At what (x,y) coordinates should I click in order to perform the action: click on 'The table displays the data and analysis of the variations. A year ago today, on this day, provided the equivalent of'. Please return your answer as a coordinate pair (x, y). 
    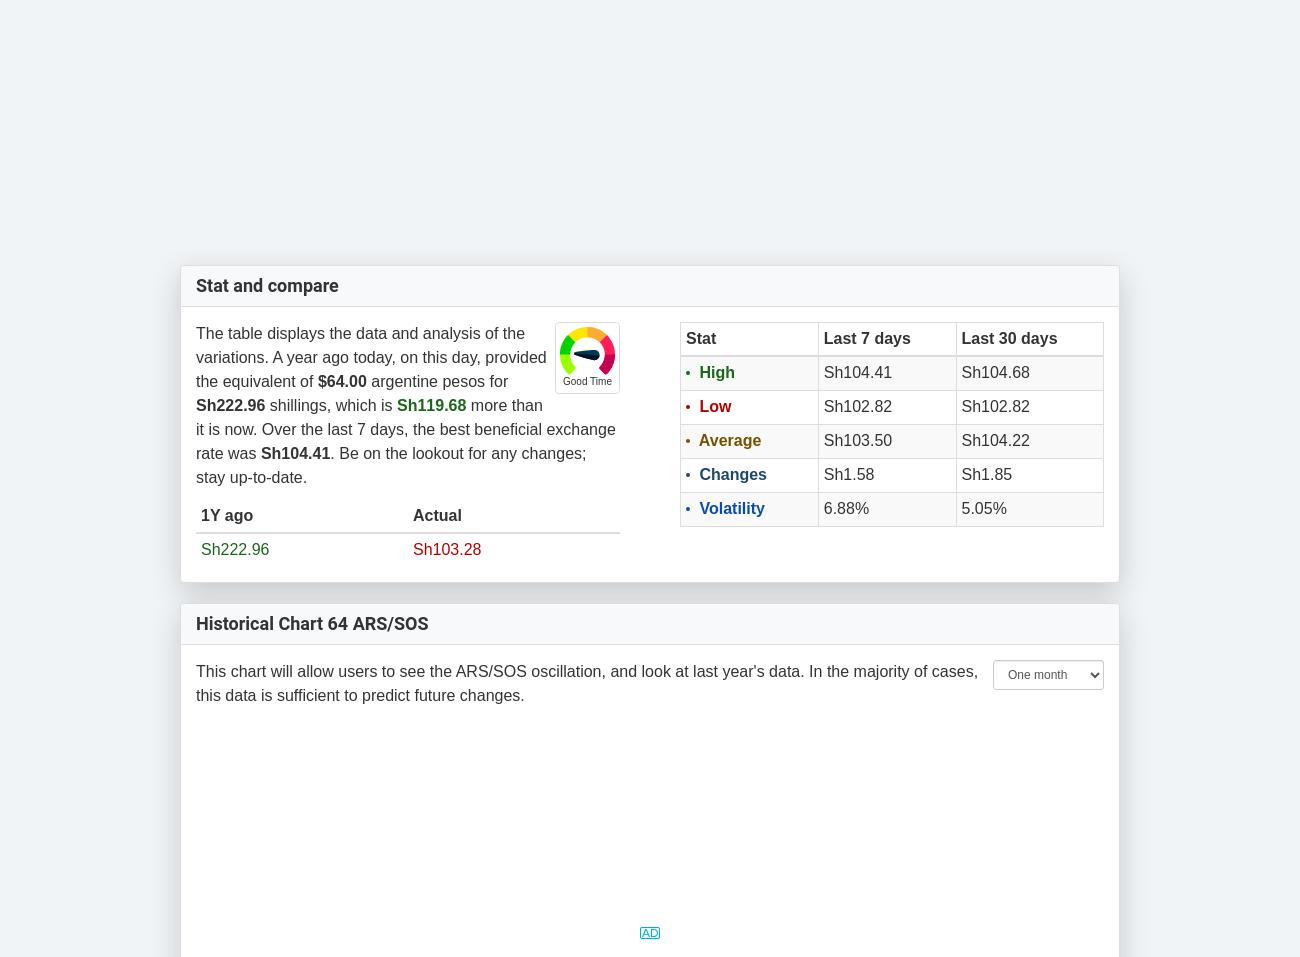
    Looking at the image, I should click on (370, 356).